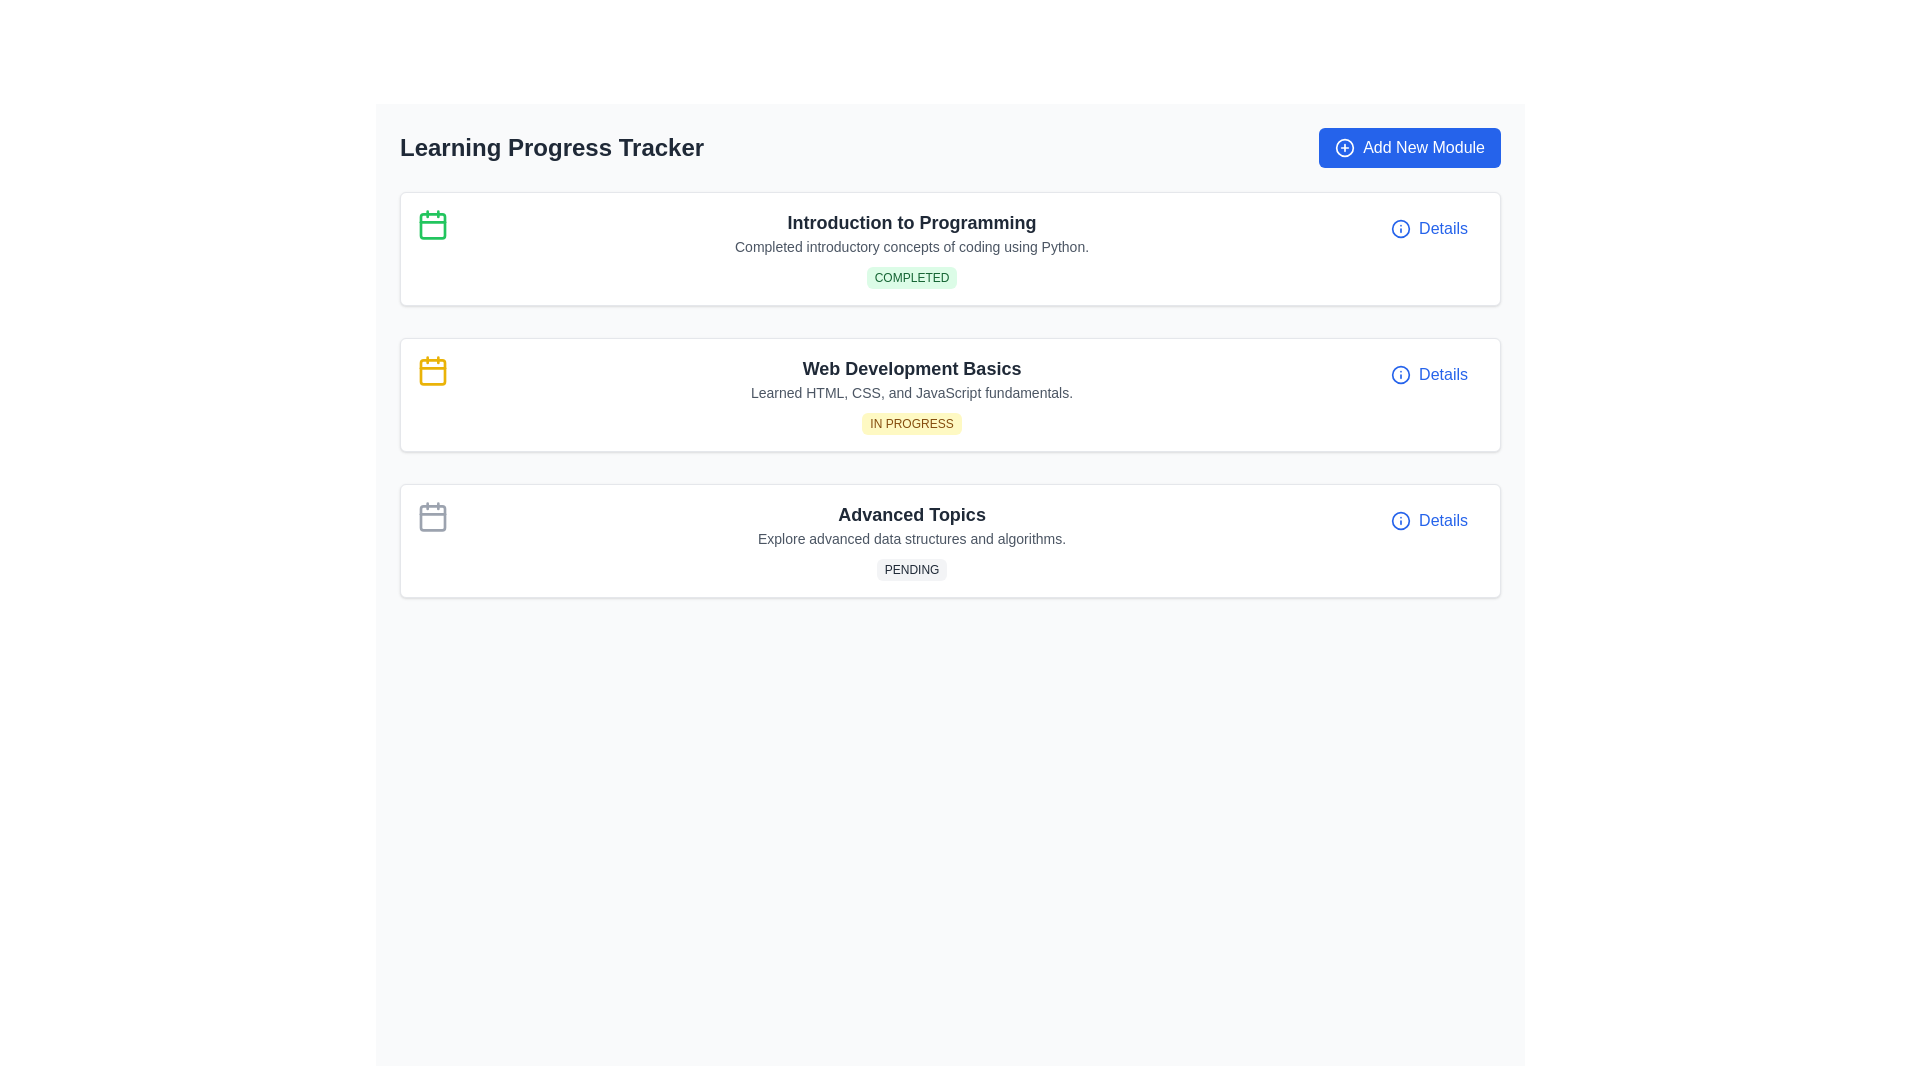  What do you see at coordinates (911, 393) in the screenshot?
I see `informational text label that describes the topic 'Web Development Basics', which is located below the heading and above the status label 'IN PROGRESS'` at bounding box center [911, 393].